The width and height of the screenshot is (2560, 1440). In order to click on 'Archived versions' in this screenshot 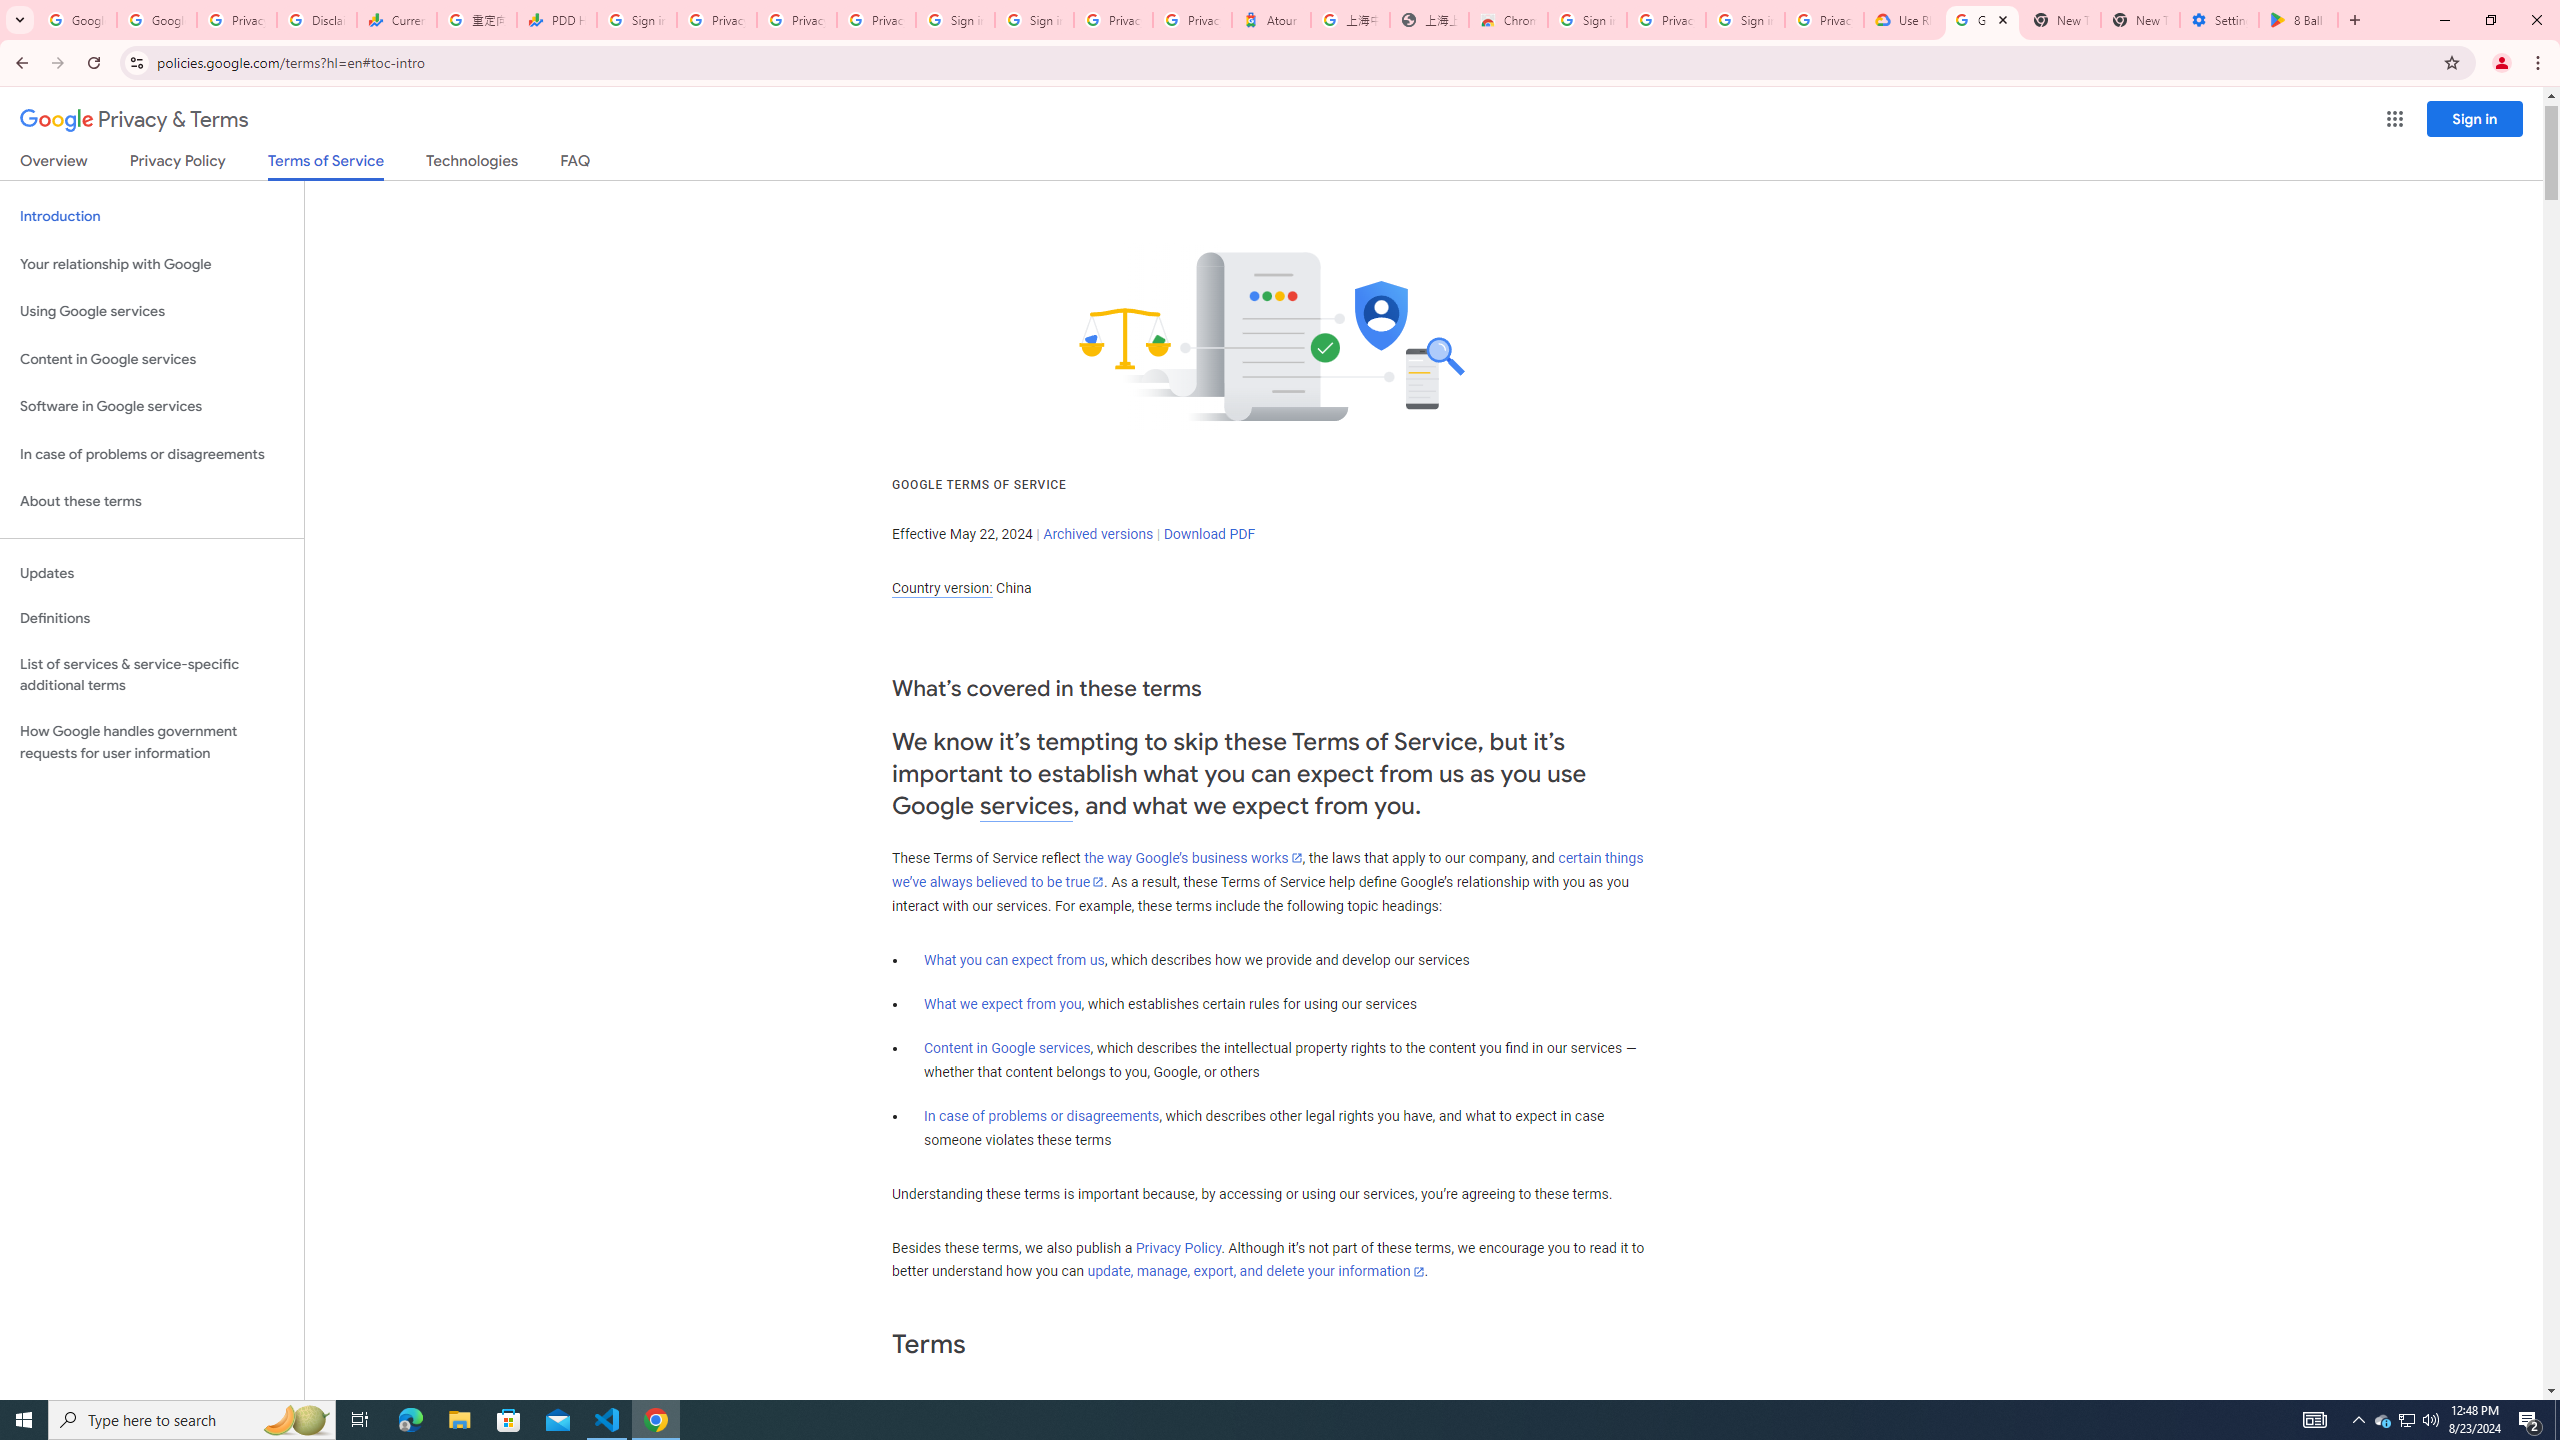, I will do `click(1097, 533)`.